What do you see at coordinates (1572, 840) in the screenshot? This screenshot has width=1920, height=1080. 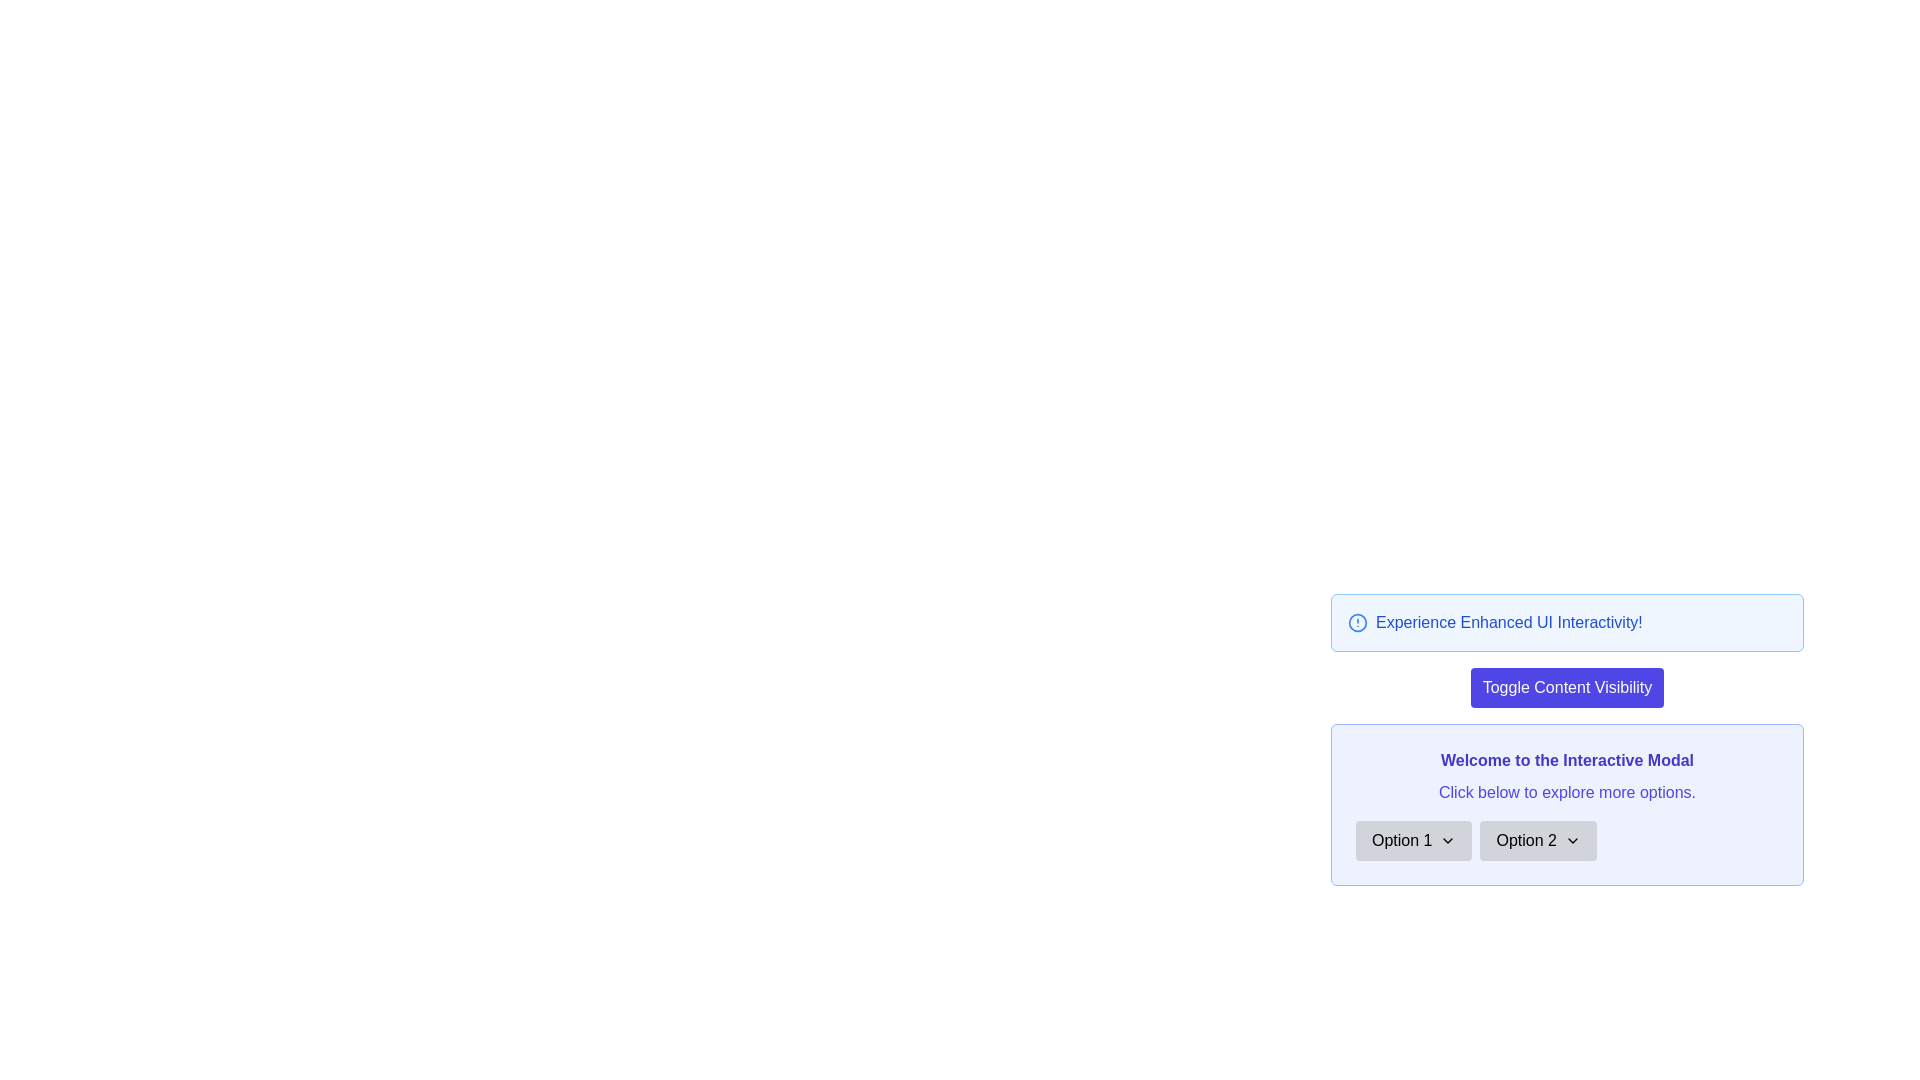 I see `the downward-facing chevron icon located to the right of the 'Option 2' button to invoke a context menu` at bounding box center [1572, 840].